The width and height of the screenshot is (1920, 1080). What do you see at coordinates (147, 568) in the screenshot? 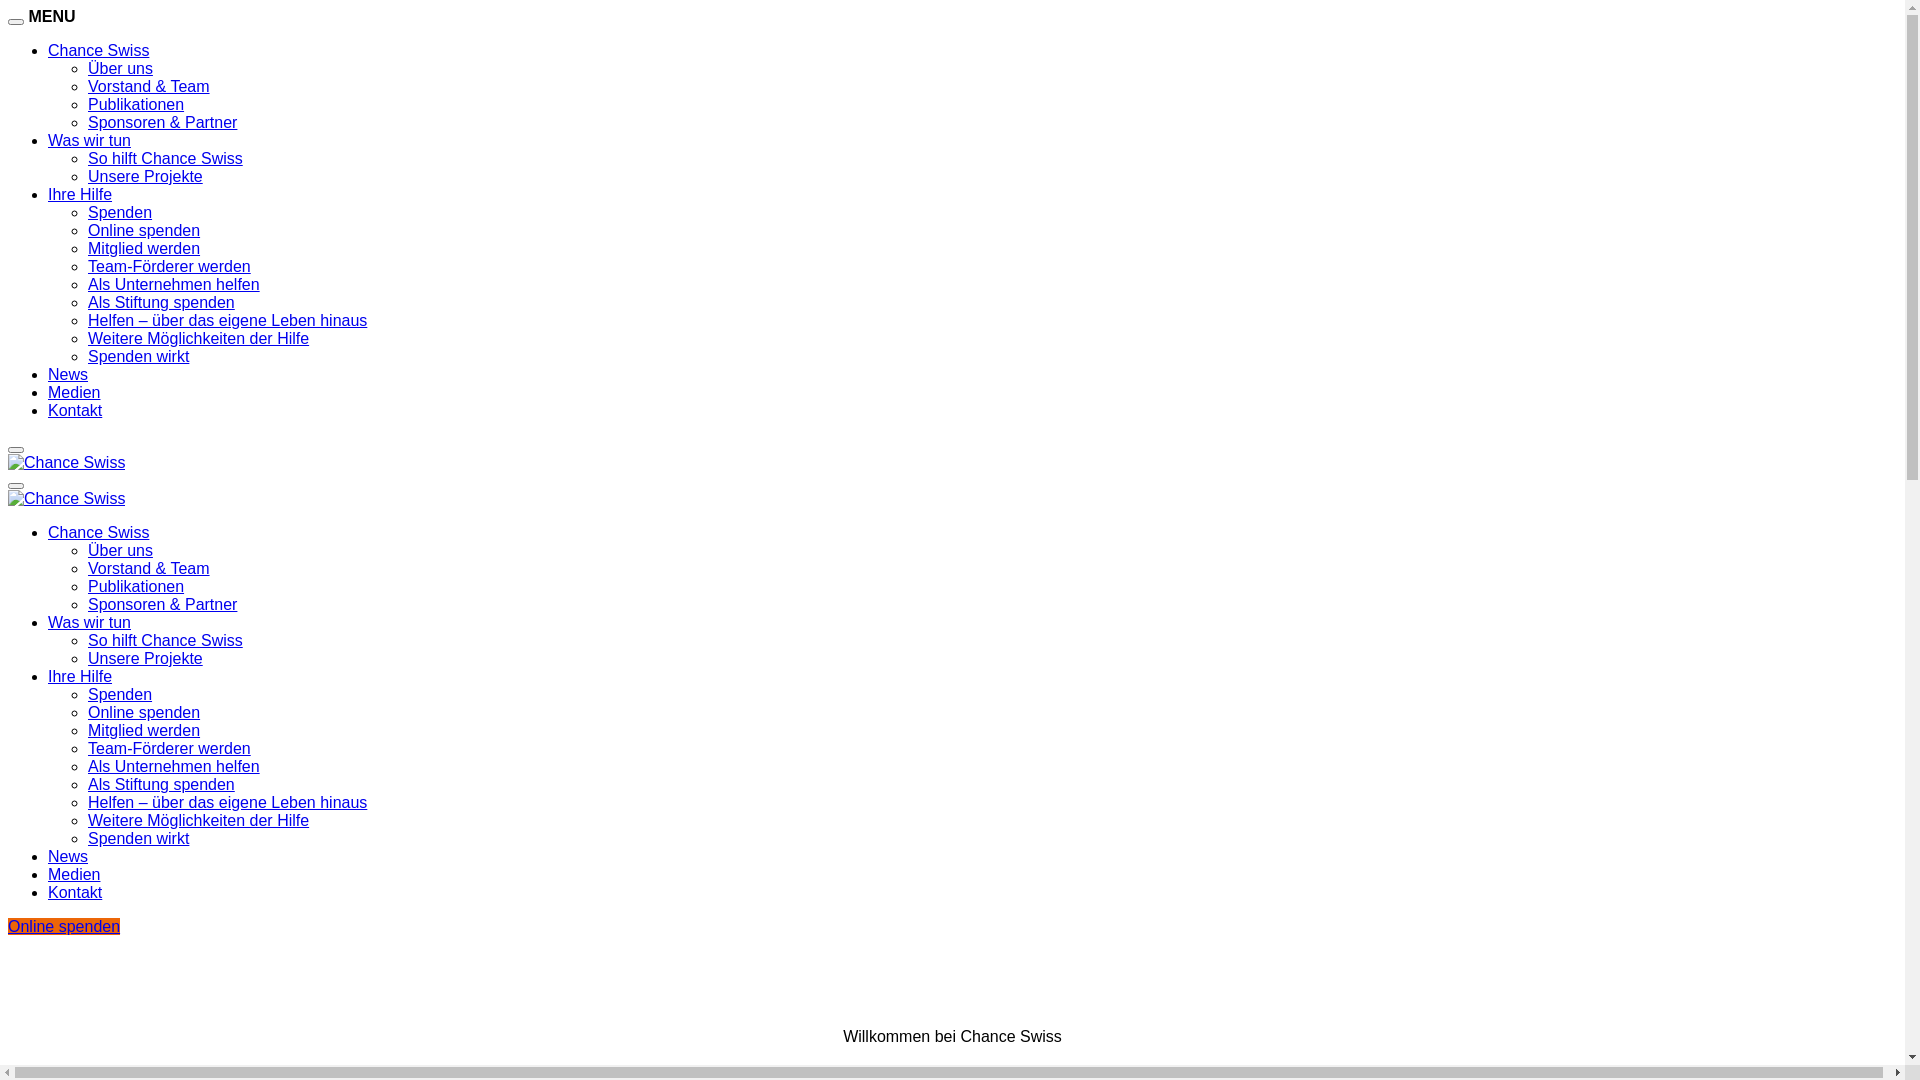
I see `'Vorstand & Team'` at bounding box center [147, 568].